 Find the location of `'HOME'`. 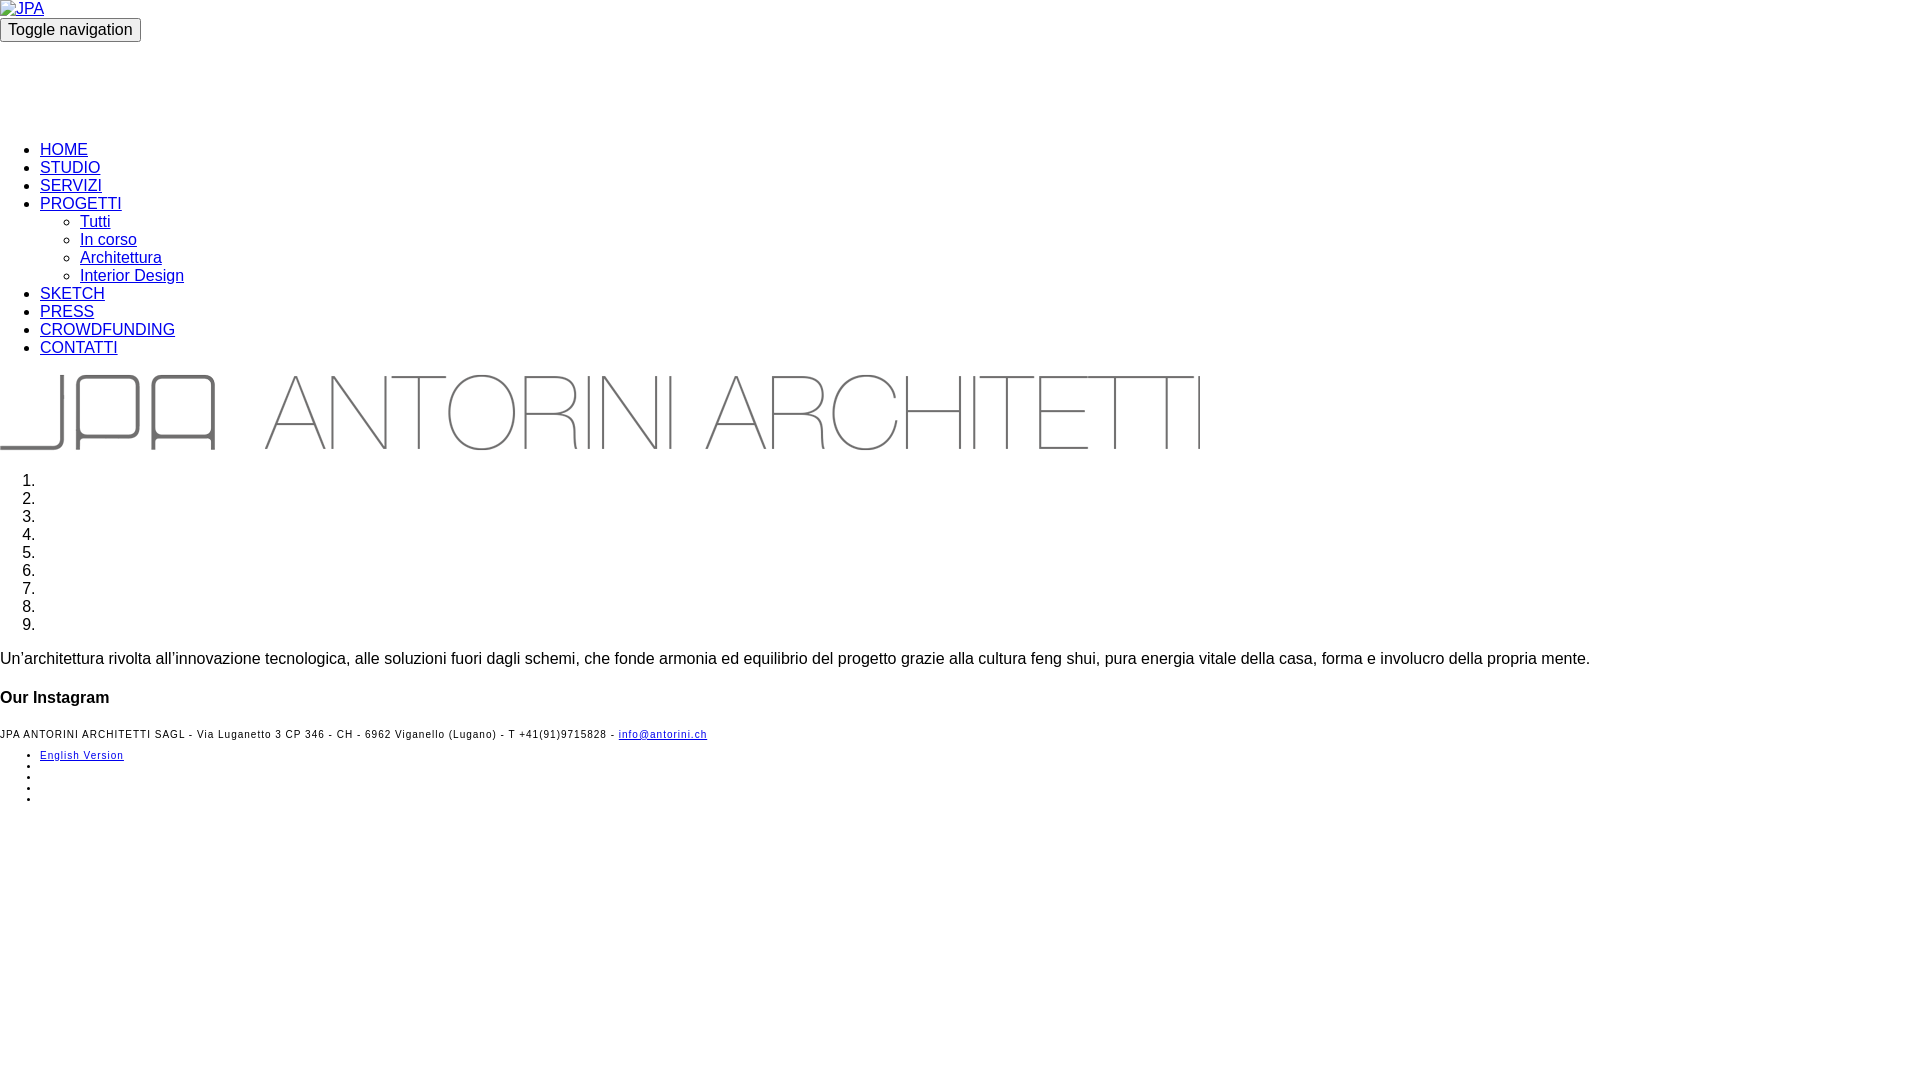

'HOME' is located at coordinates (63, 148).